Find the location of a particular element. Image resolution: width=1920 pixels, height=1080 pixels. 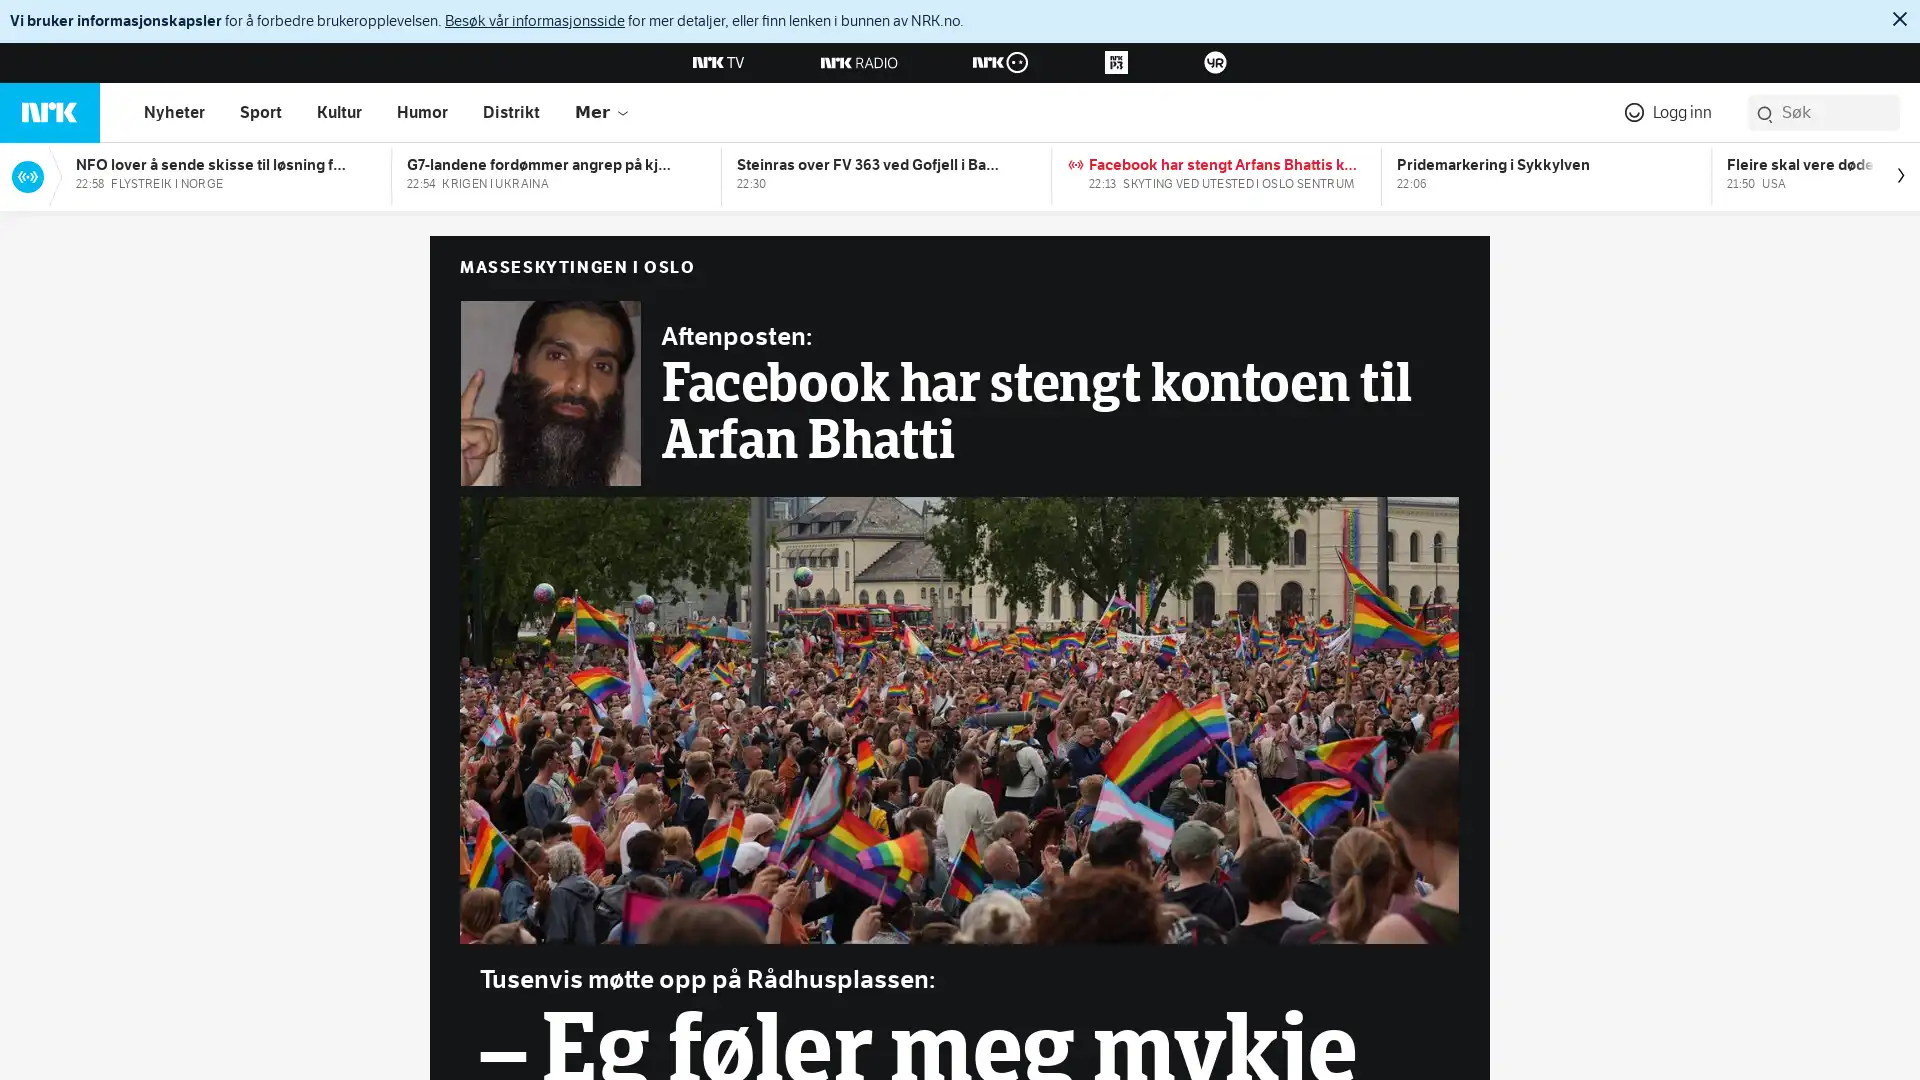

Mer is located at coordinates (601, 111).